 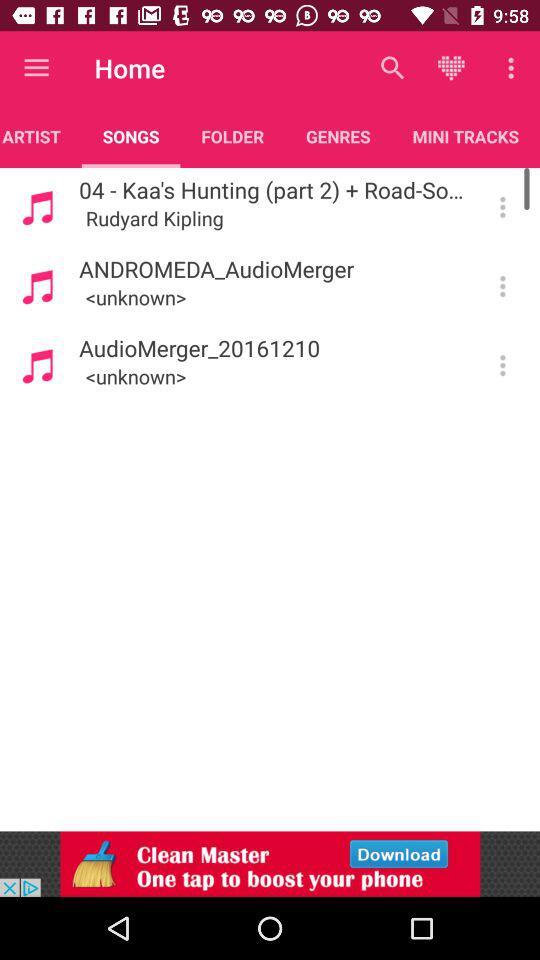 I want to click on more options, so click(x=501, y=207).